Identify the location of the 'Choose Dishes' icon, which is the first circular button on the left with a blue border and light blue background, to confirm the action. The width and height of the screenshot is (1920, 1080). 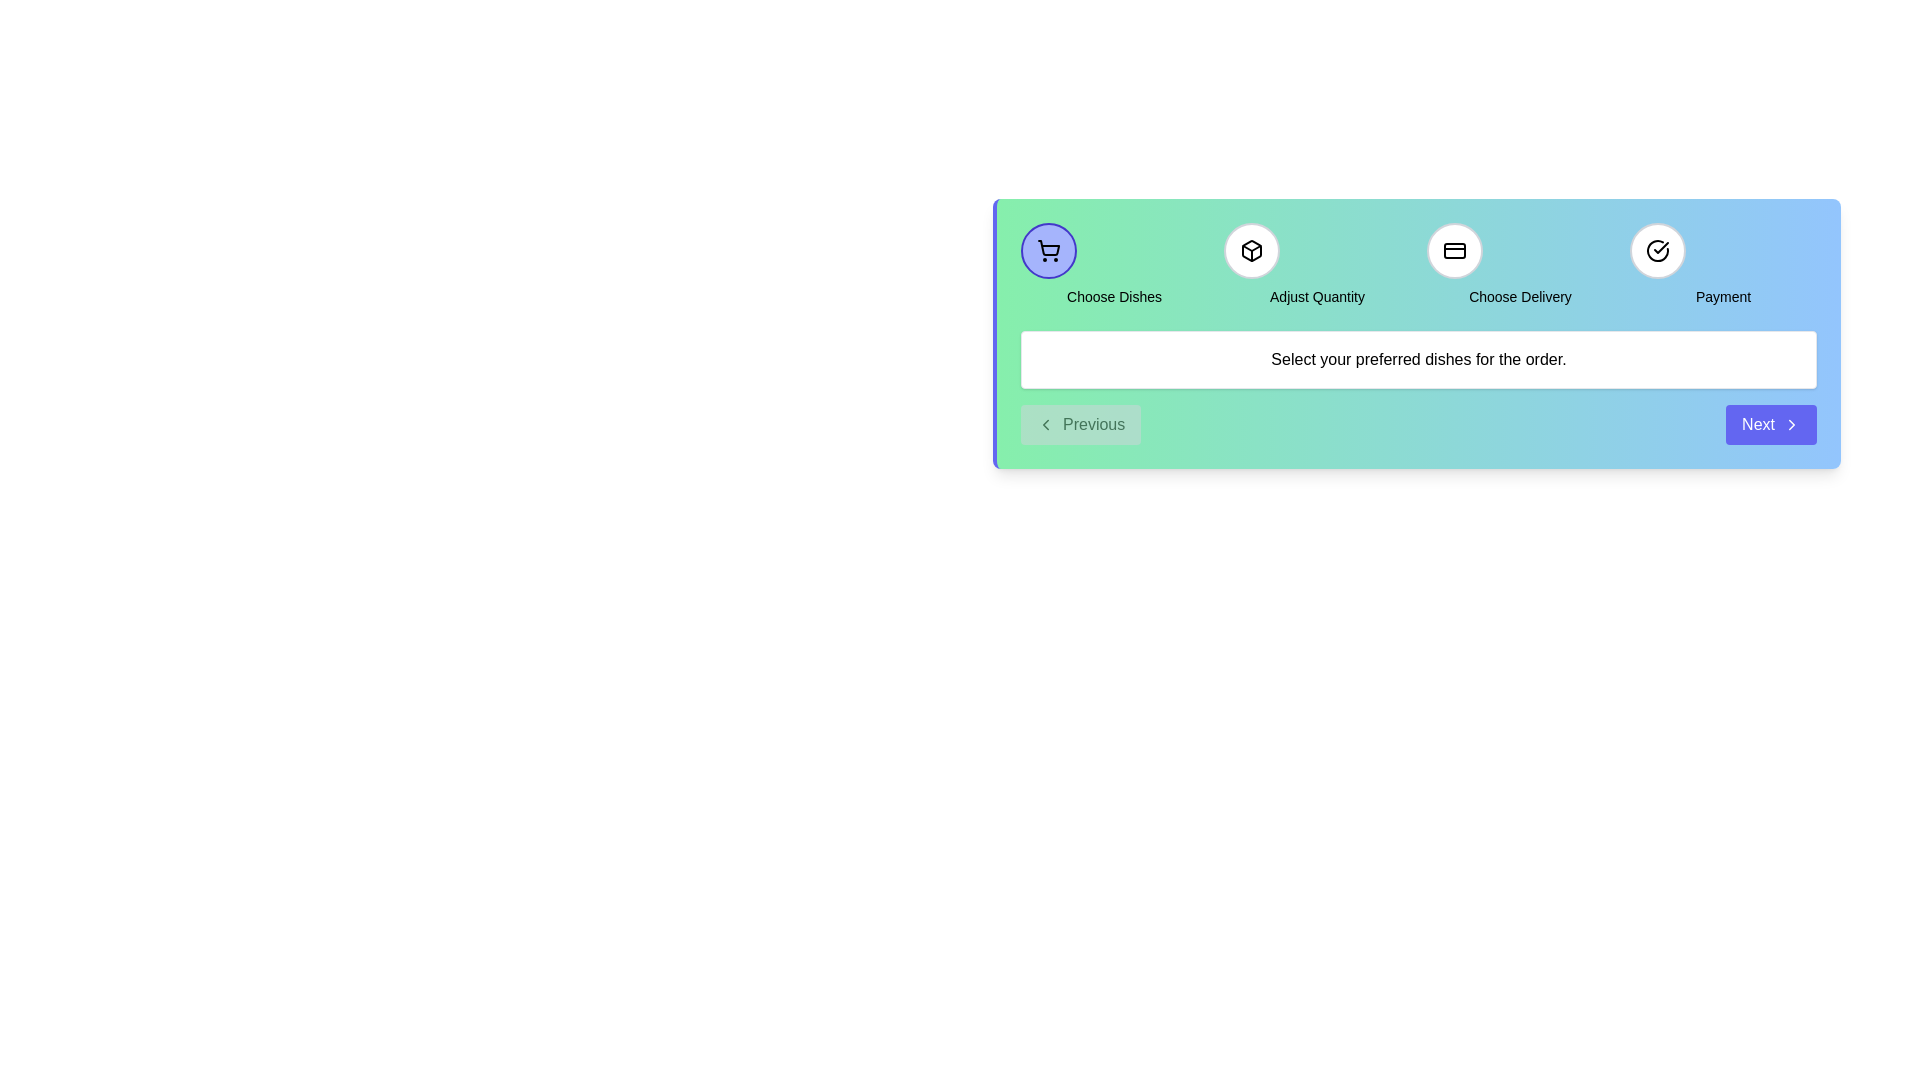
(1048, 249).